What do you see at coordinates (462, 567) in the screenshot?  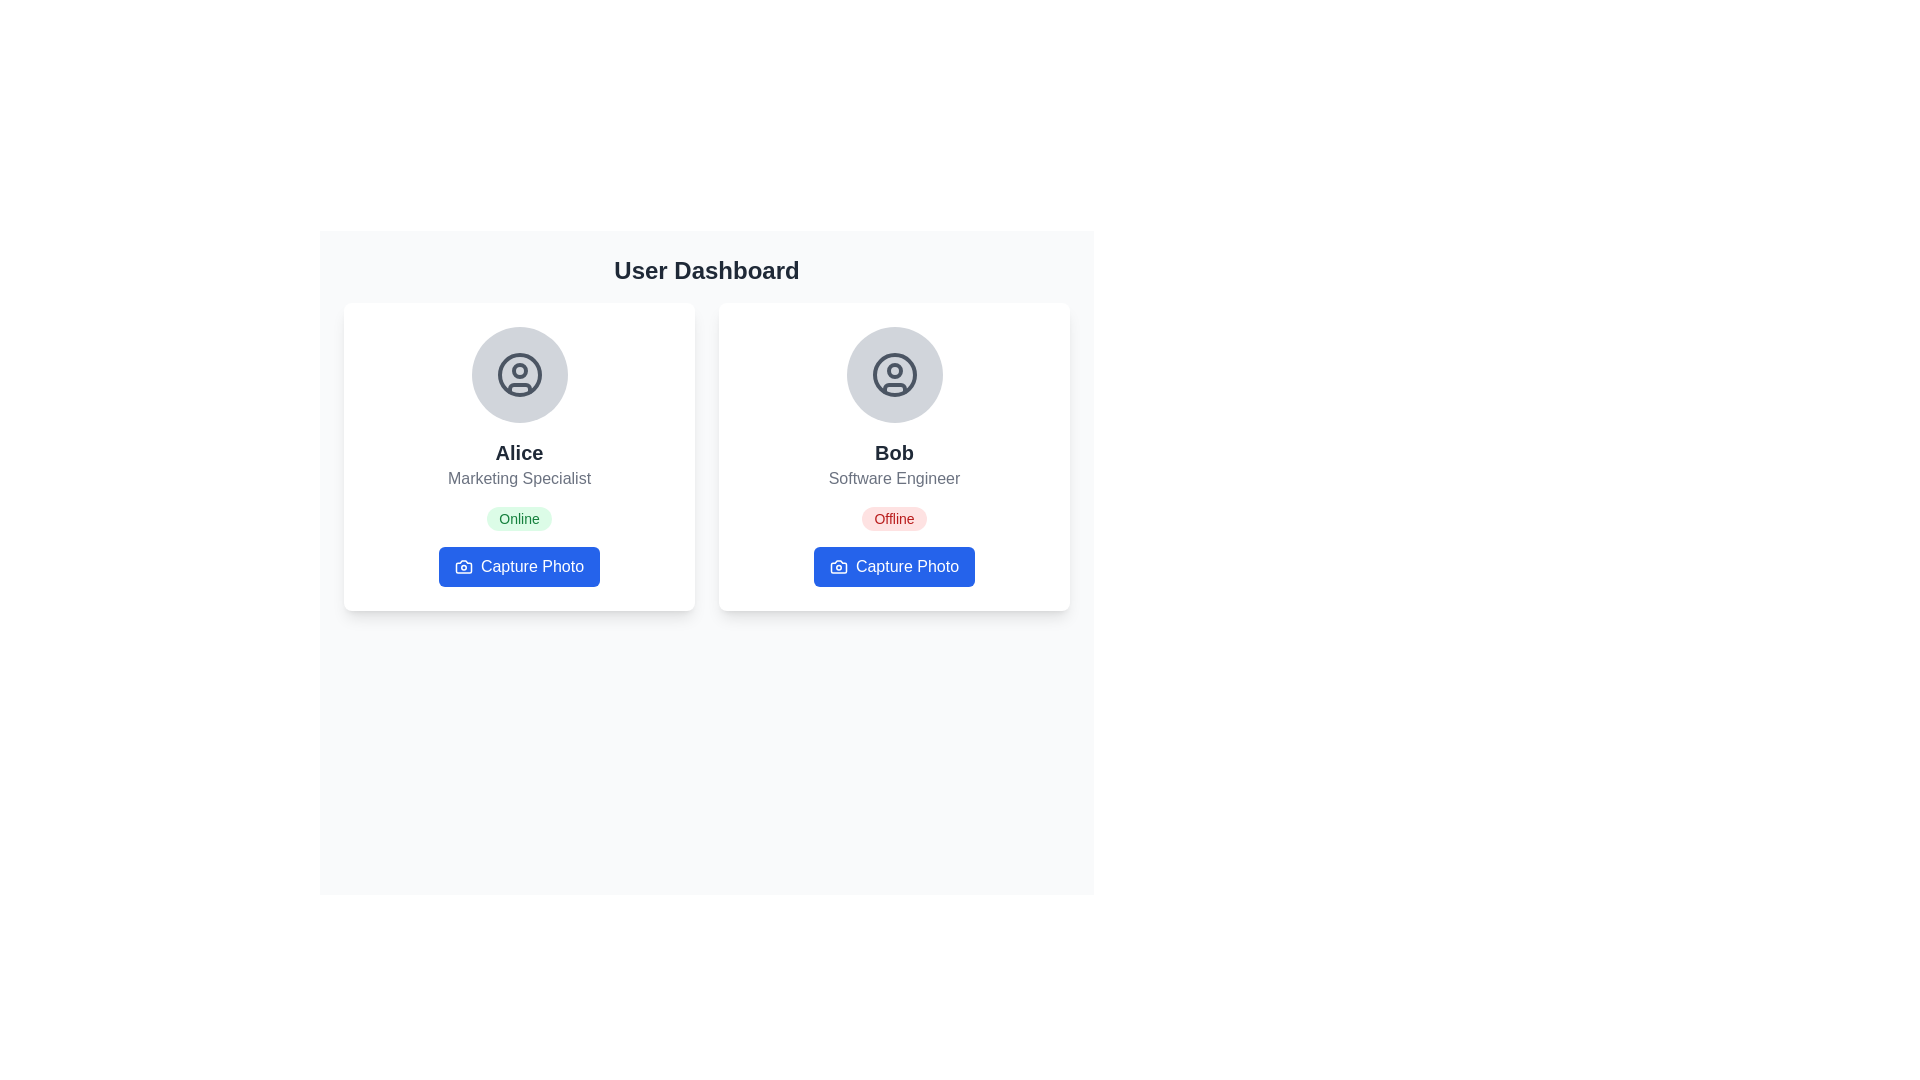 I see `the camera icon located to the left of the 'Capture Photo' text in the clickable blue button below the 'Alice' card in the 'User Dashboard'` at bounding box center [462, 567].